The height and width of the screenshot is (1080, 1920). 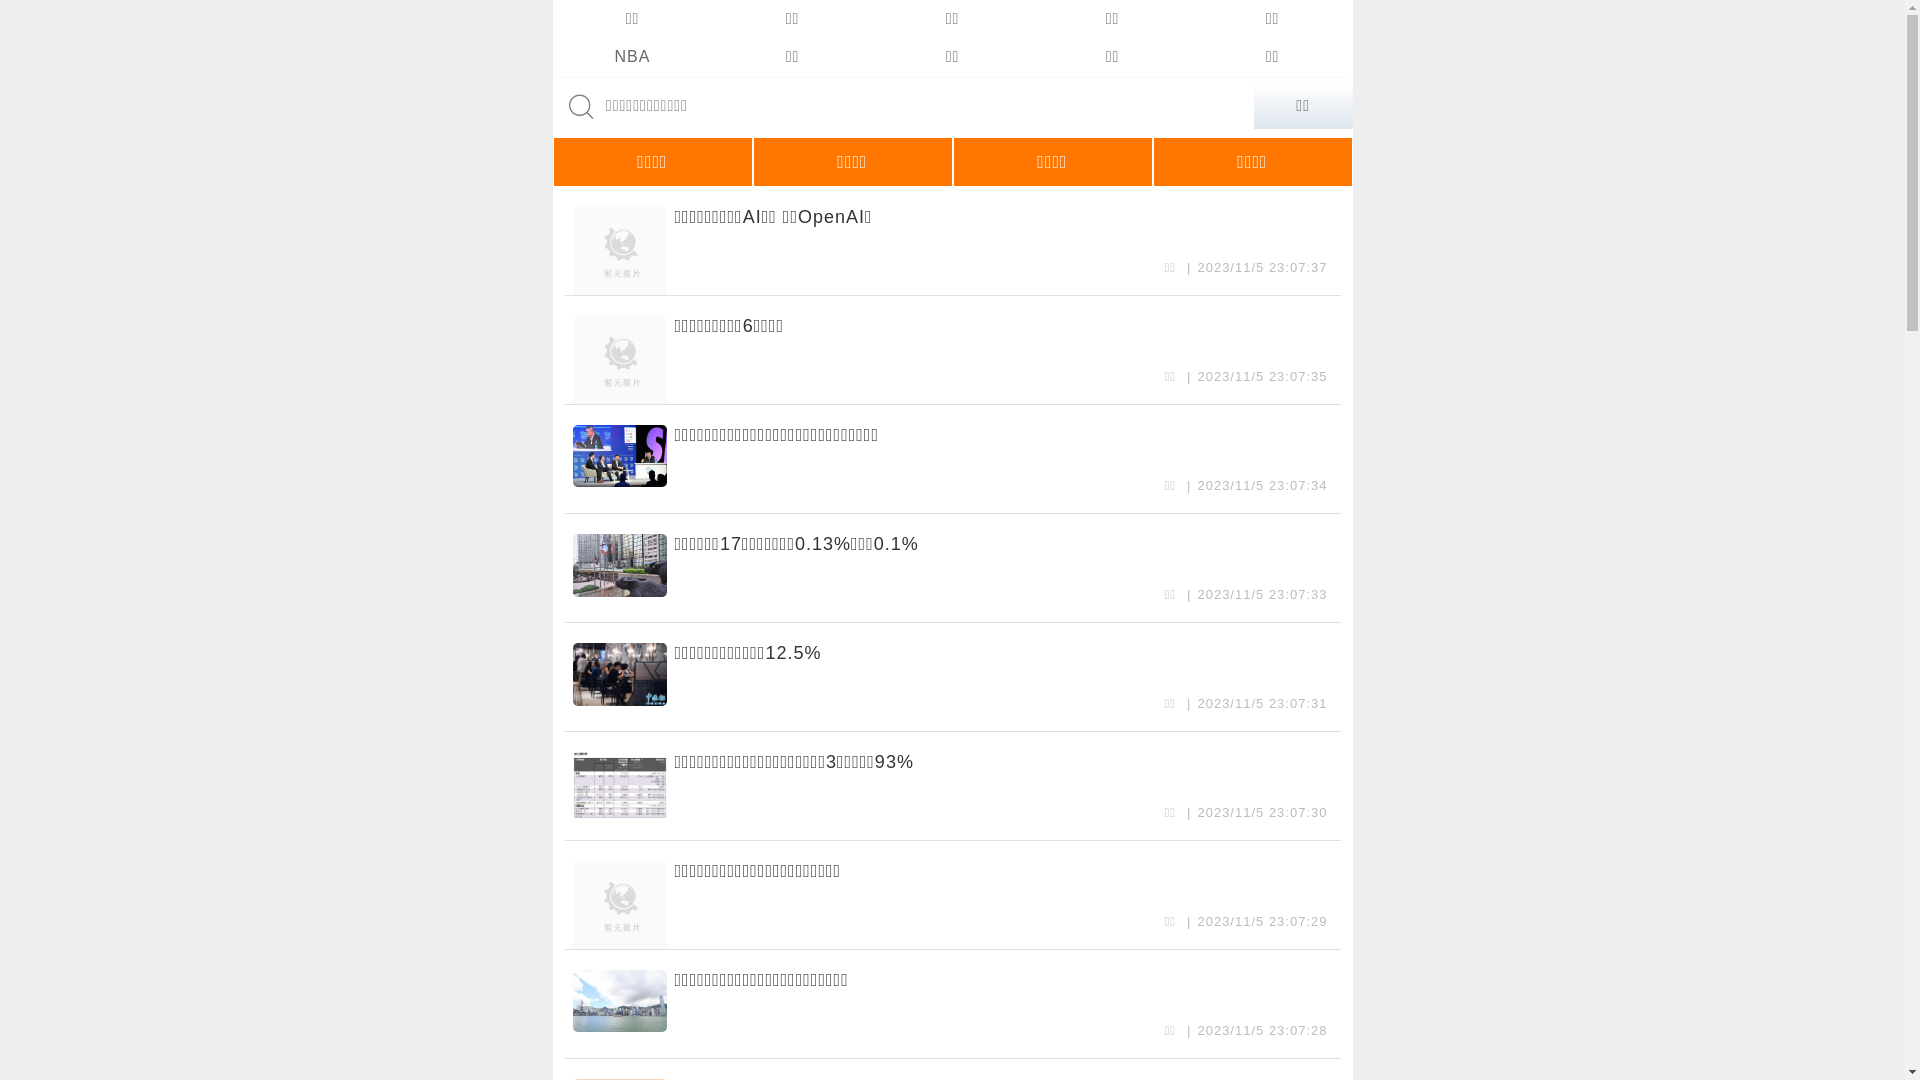 I want to click on 'NBA', so click(x=631, y=56).